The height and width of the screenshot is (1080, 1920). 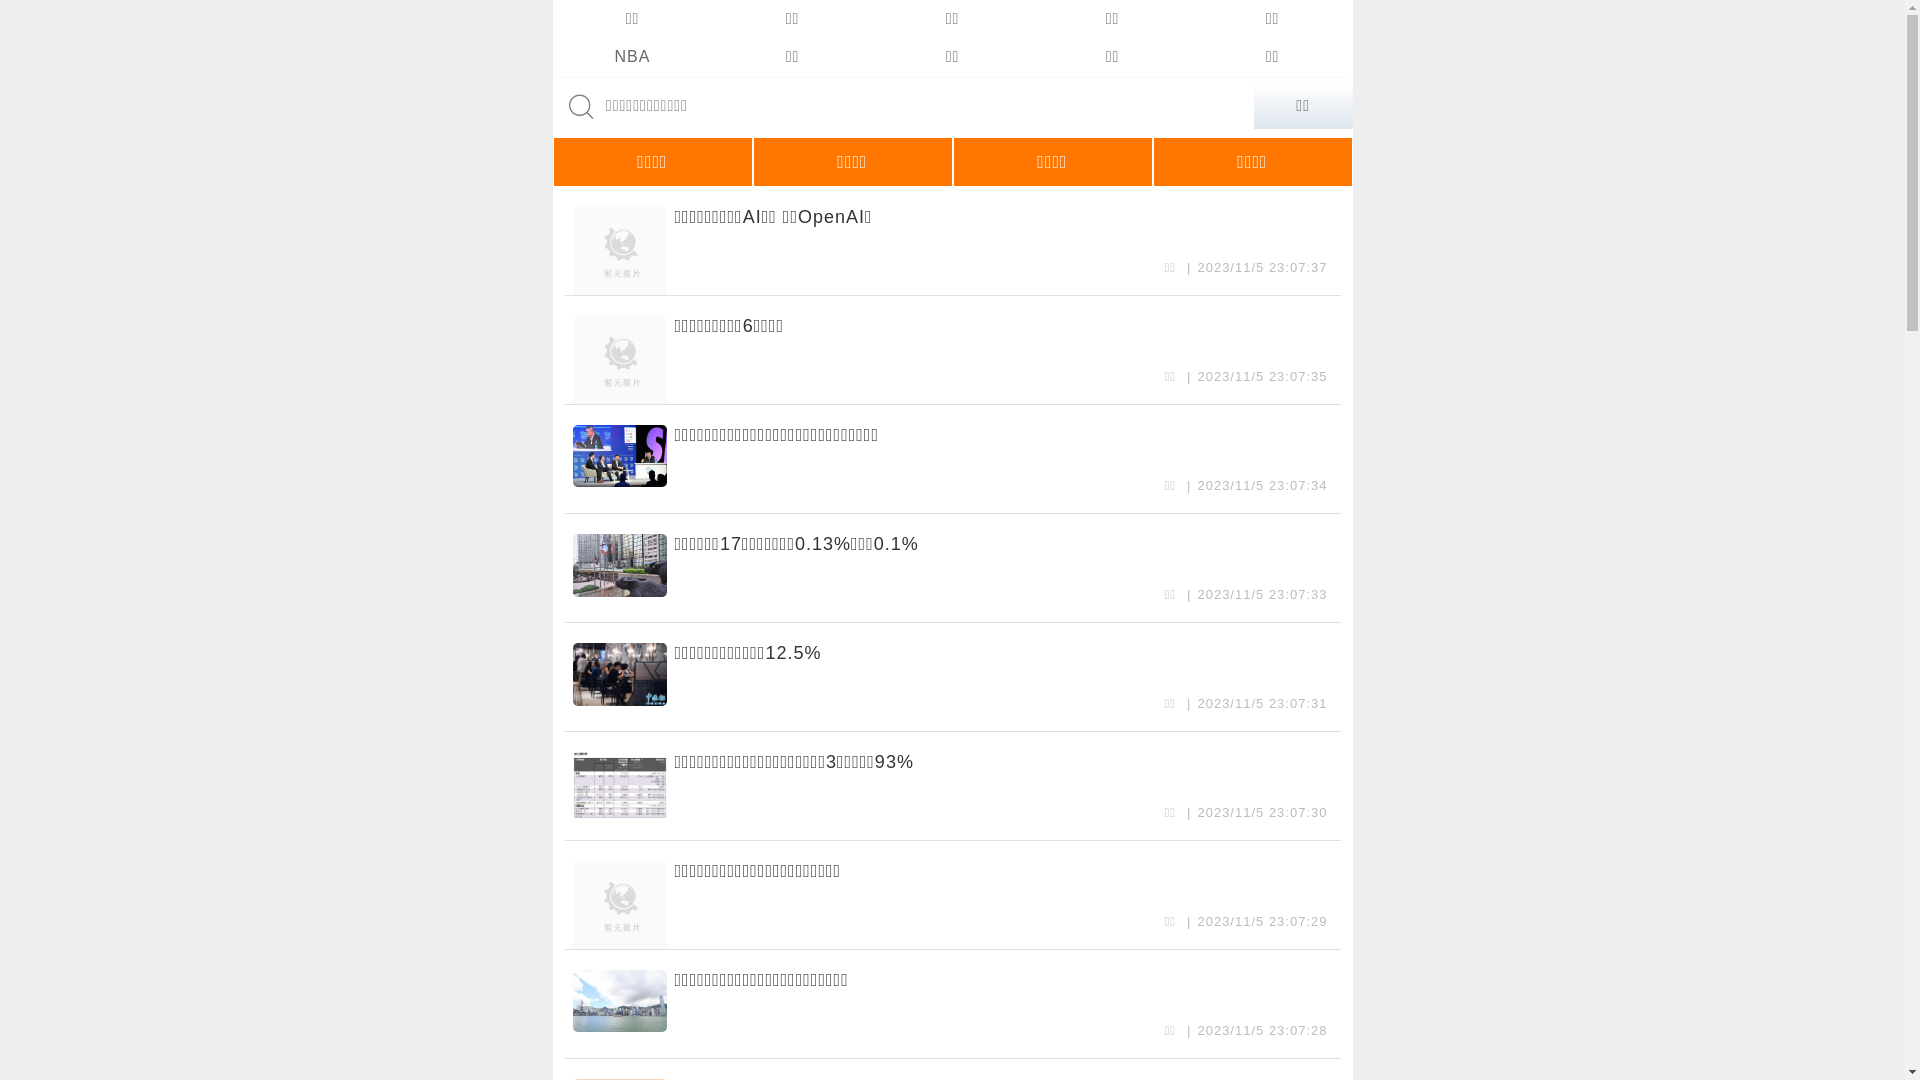 I want to click on 'NBA', so click(x=631, y=56).